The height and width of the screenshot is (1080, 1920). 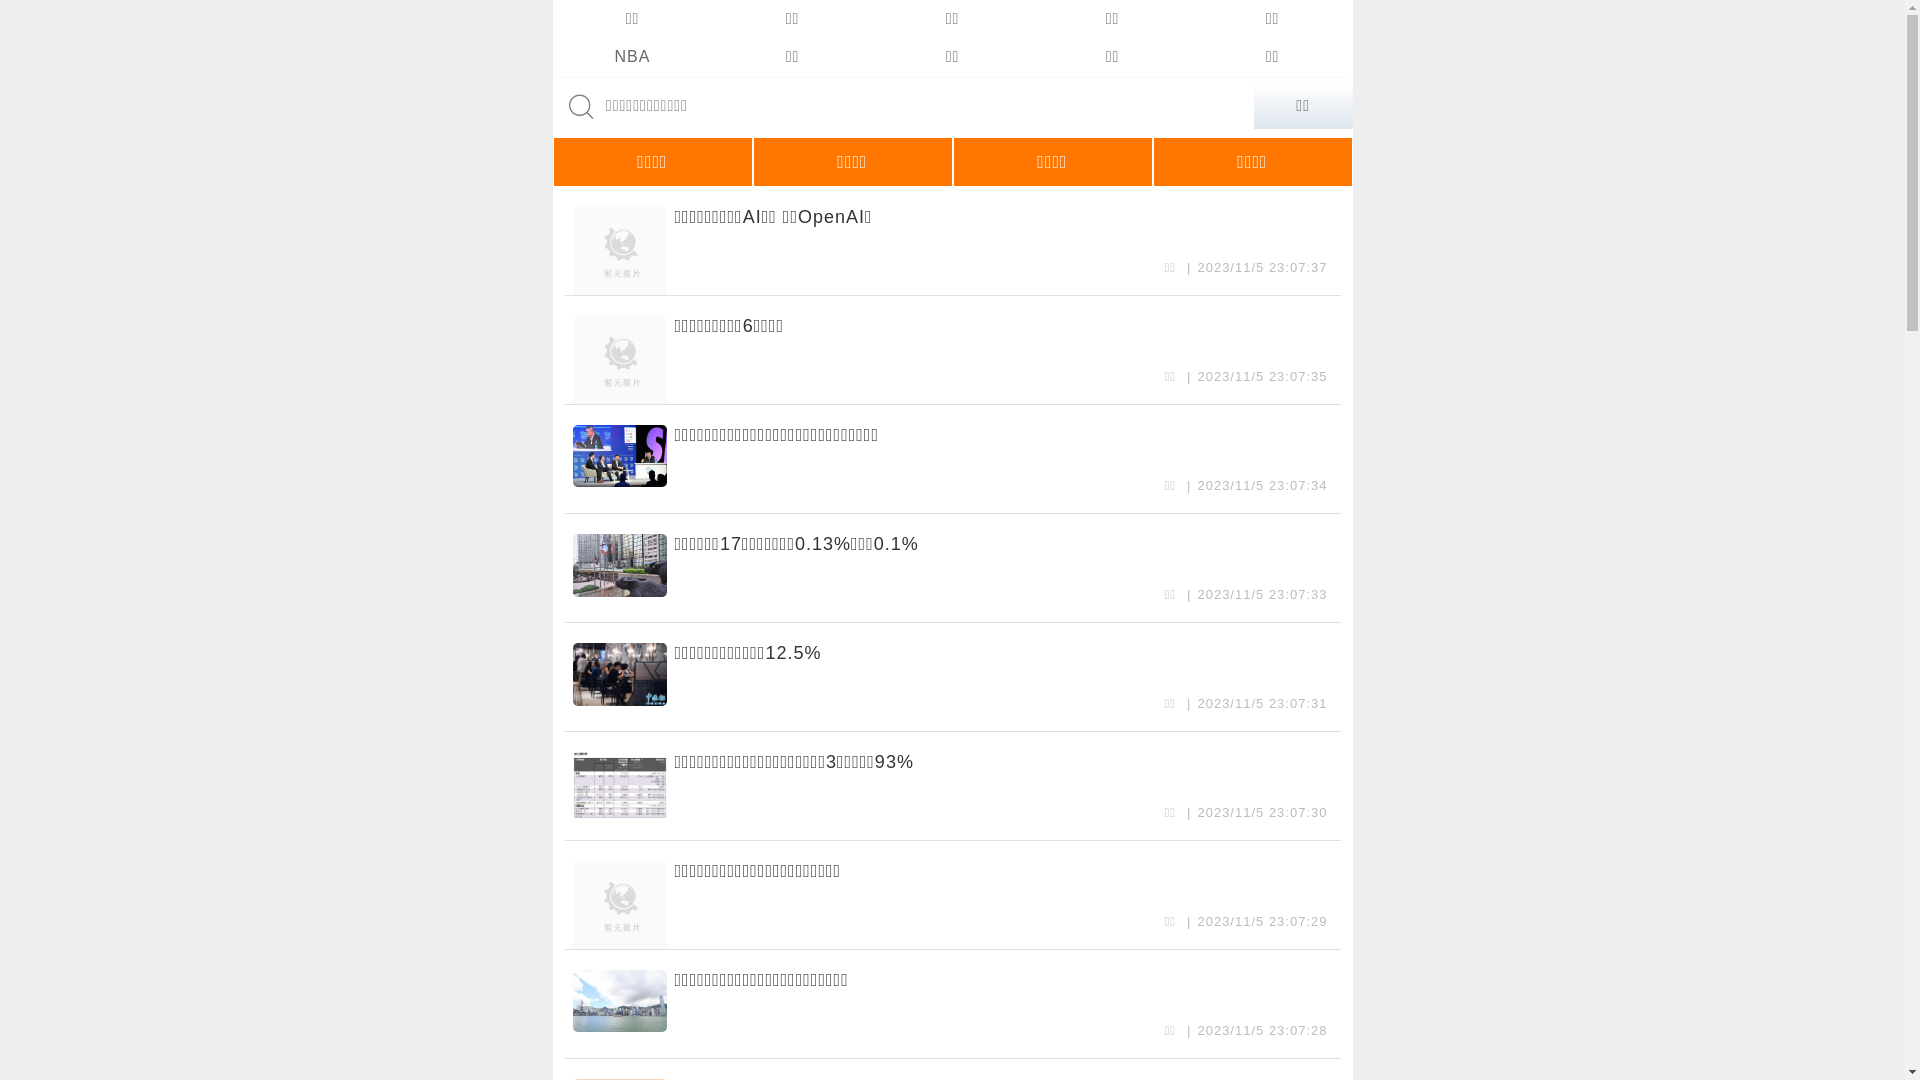 I want to click on 'NBA', so click(x=631, y=56).